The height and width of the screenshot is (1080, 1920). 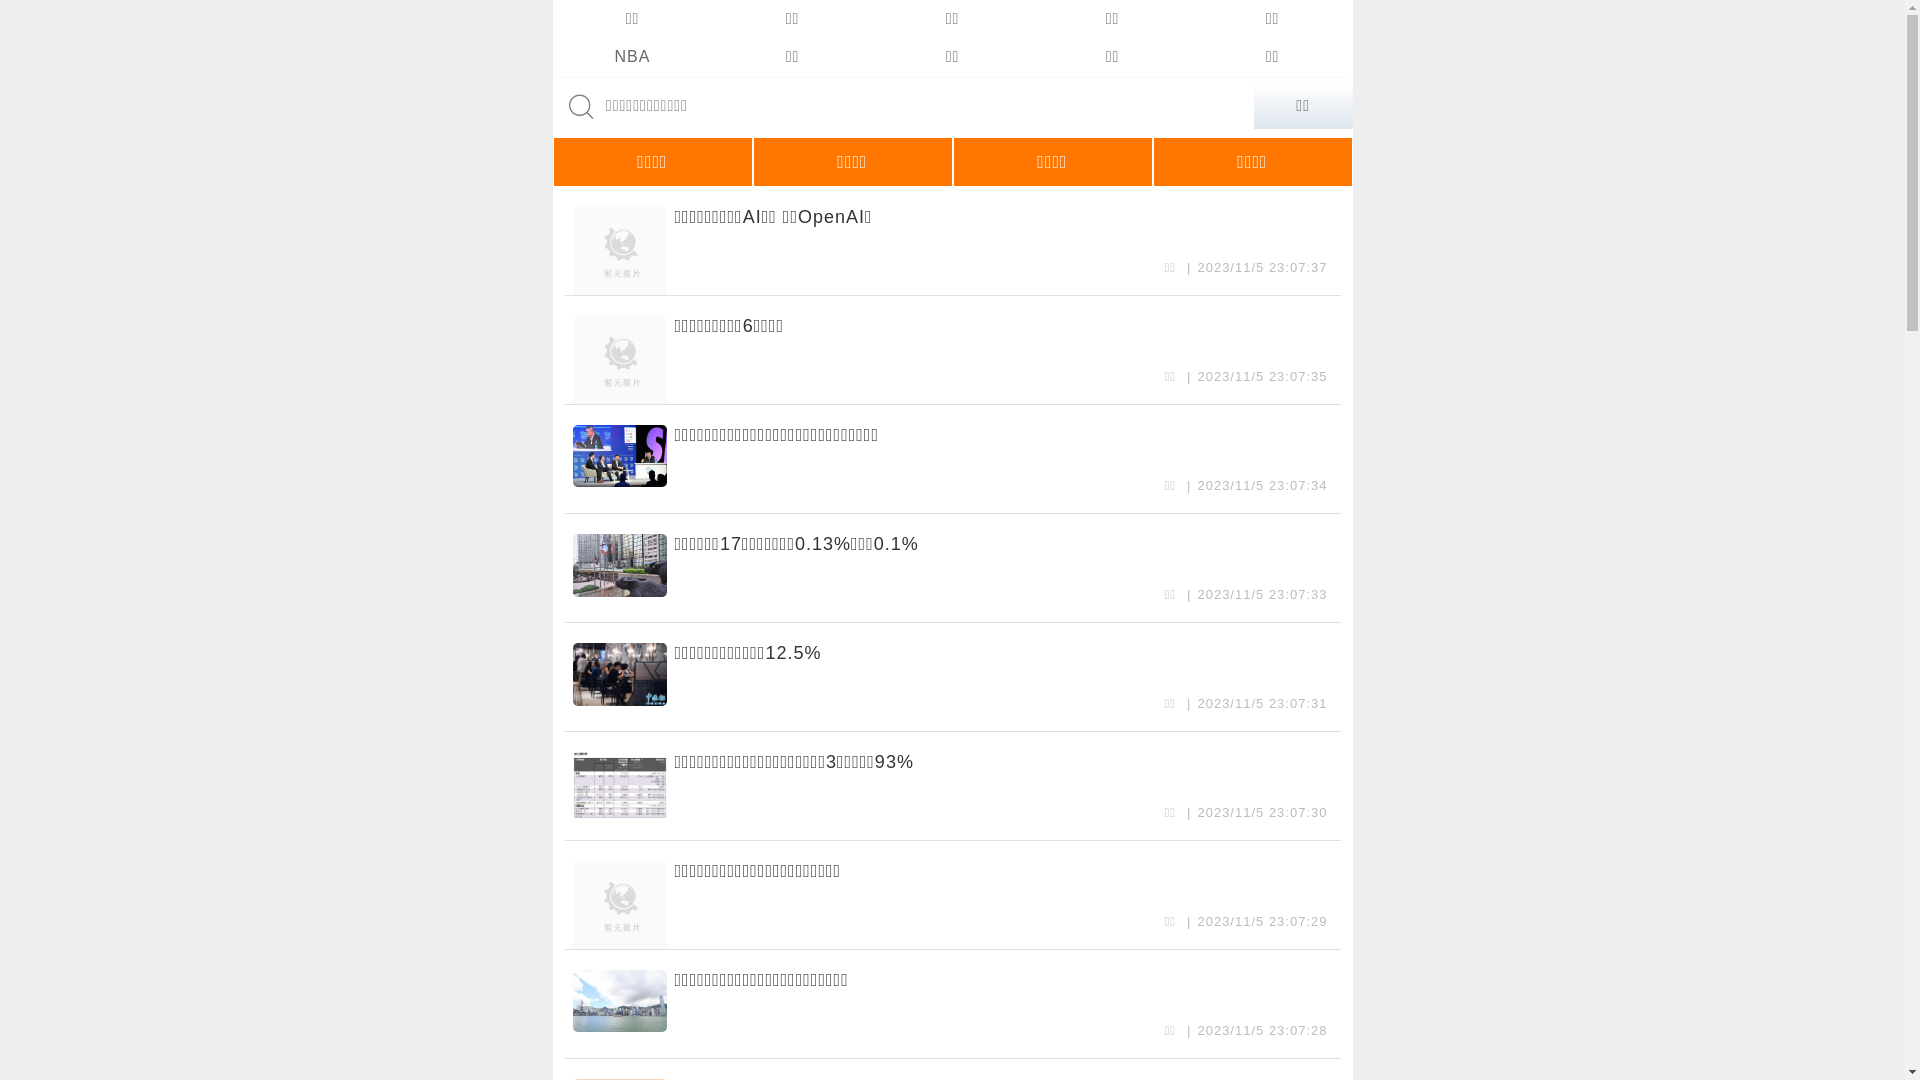 I want to click on 'NBA', so click(x=631, y=56).